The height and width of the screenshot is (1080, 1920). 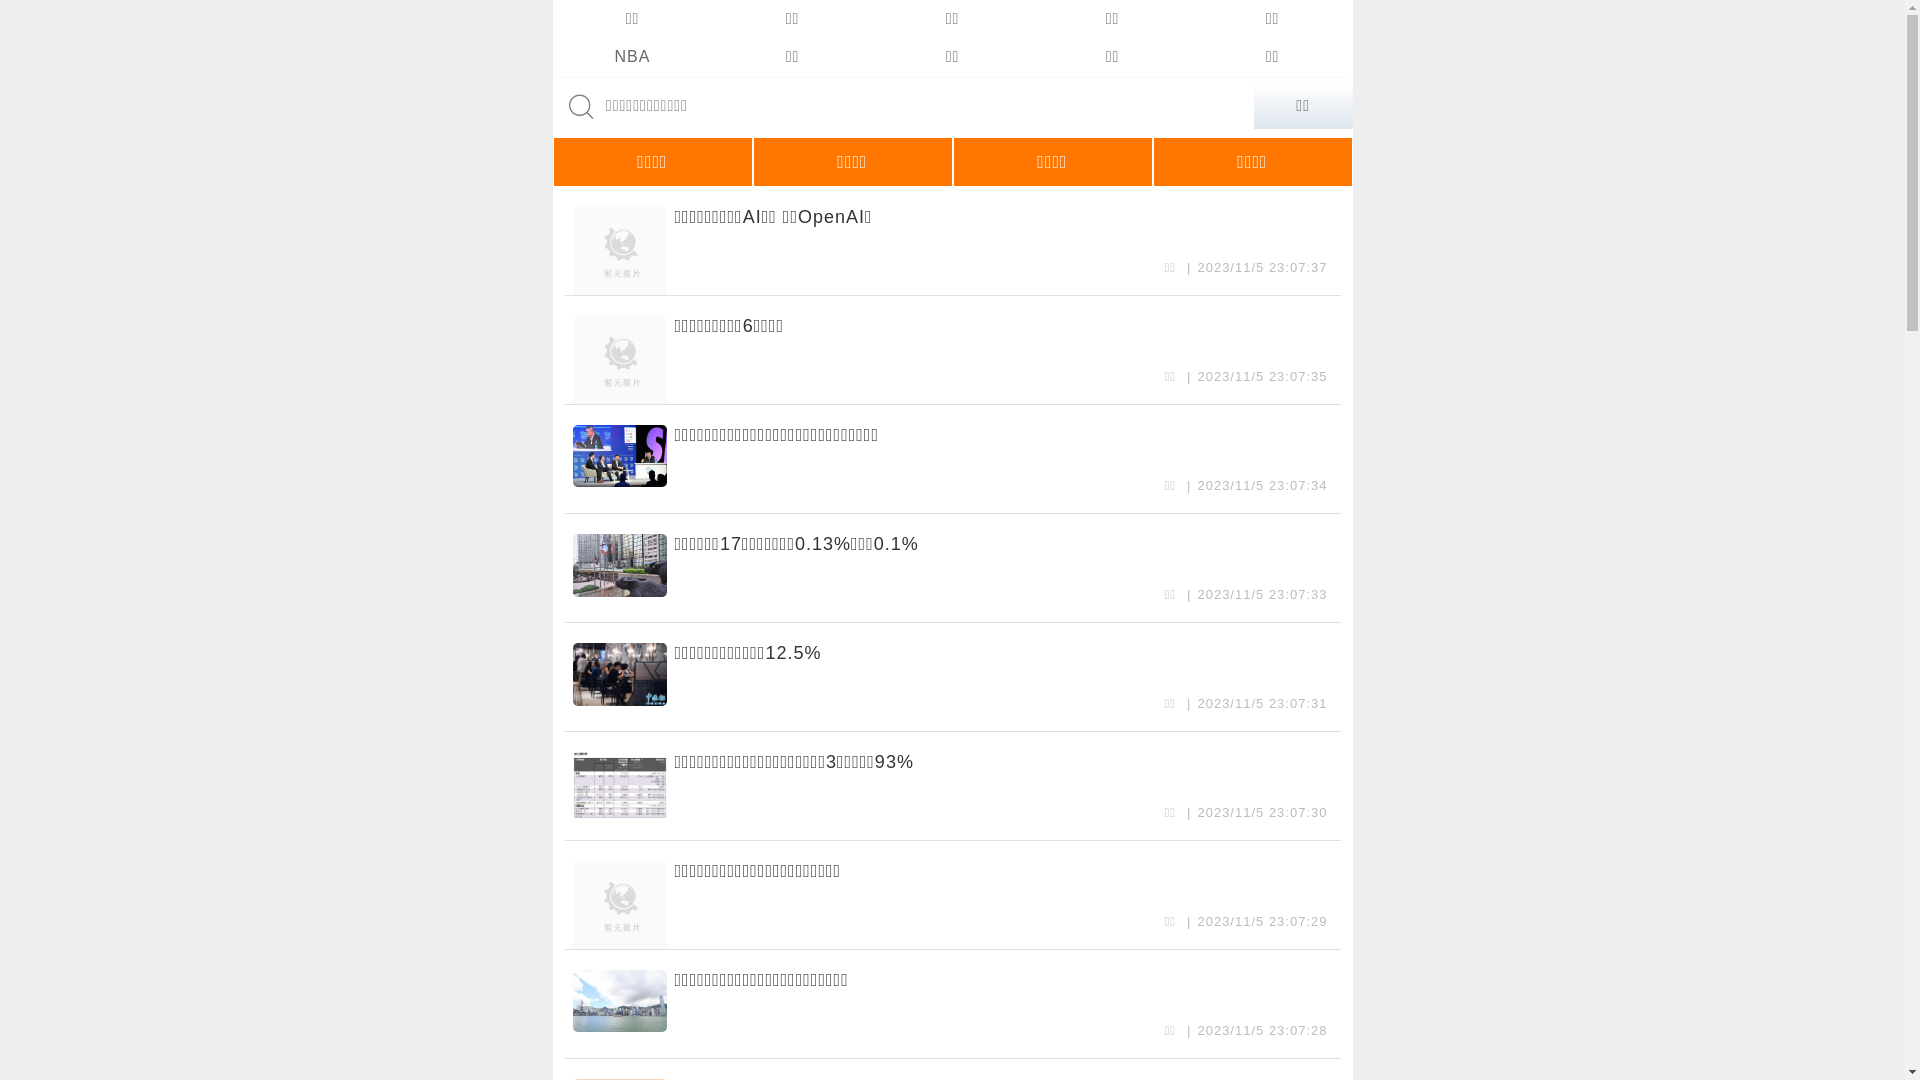 I want to click on 'NBA', so click(x=631, y=56).